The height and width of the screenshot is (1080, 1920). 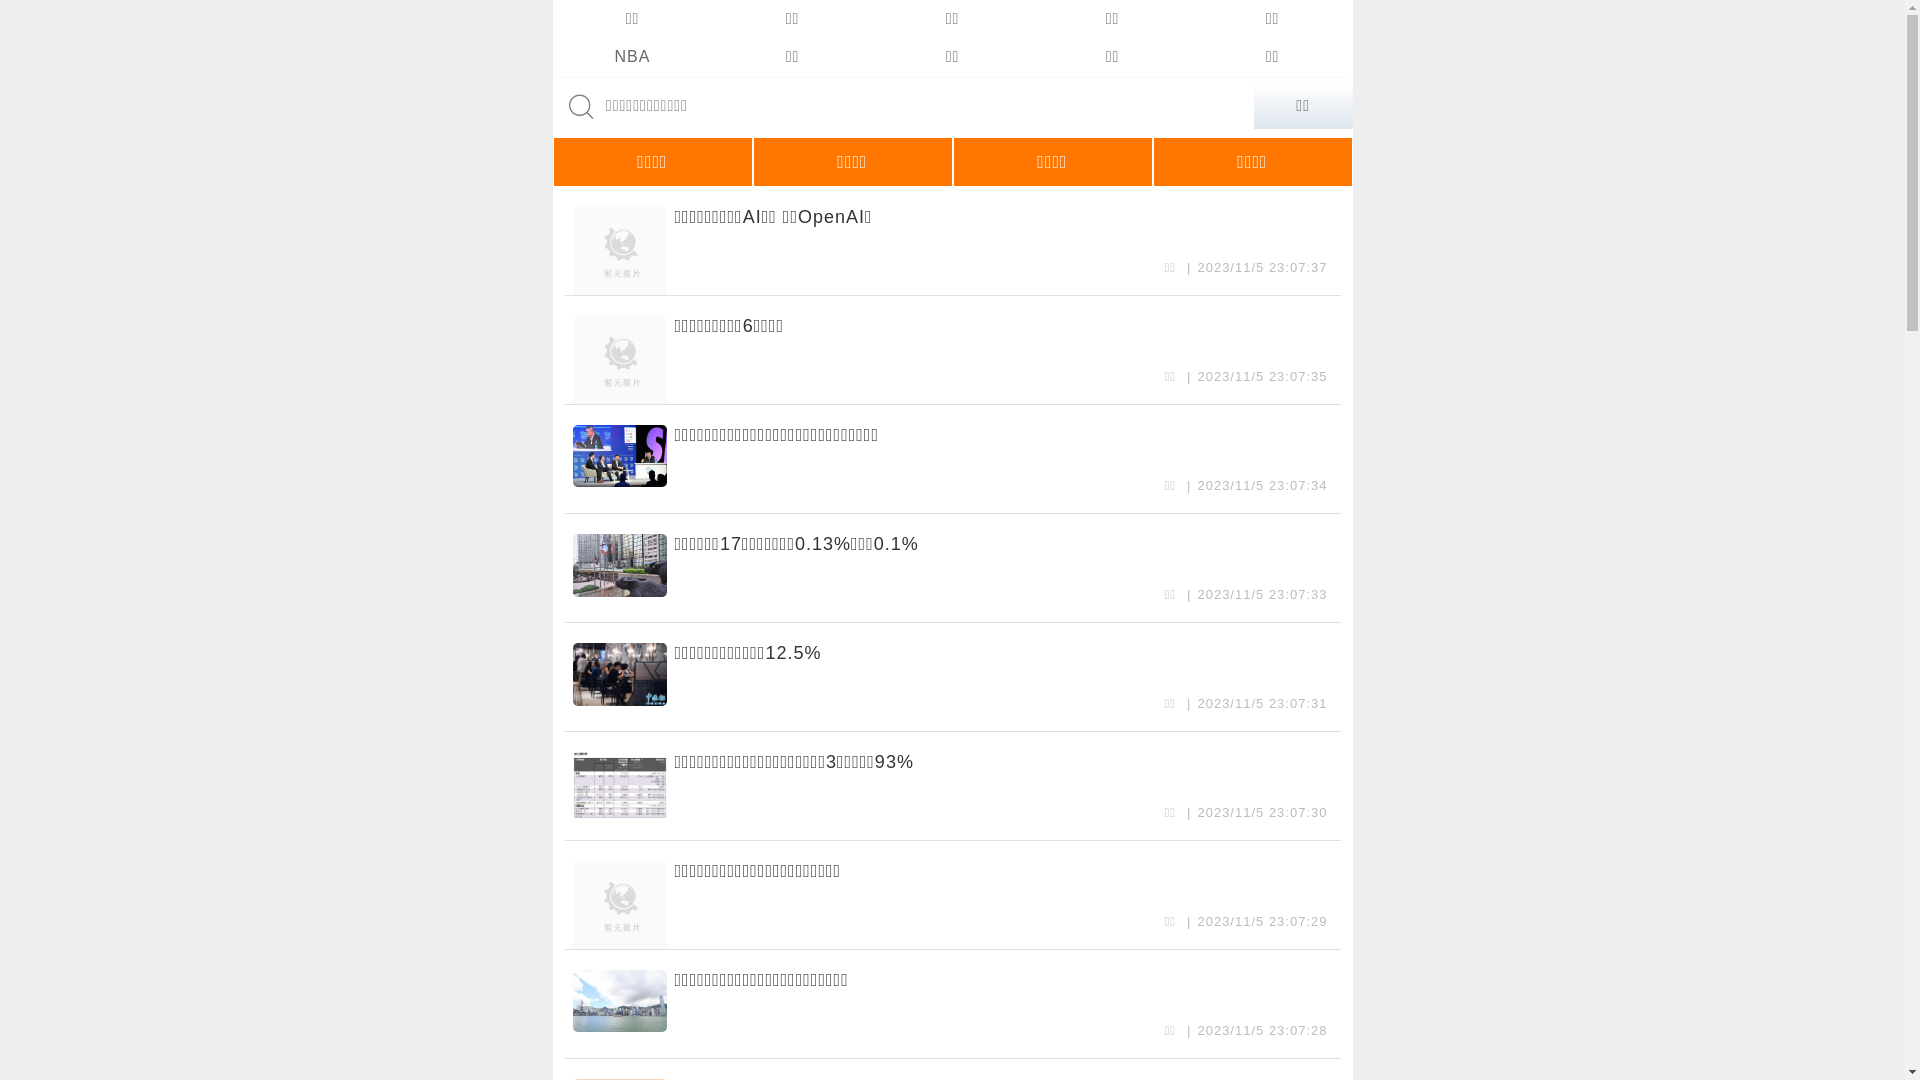 I want to click on 'NBA', so click(x=631, y=56).